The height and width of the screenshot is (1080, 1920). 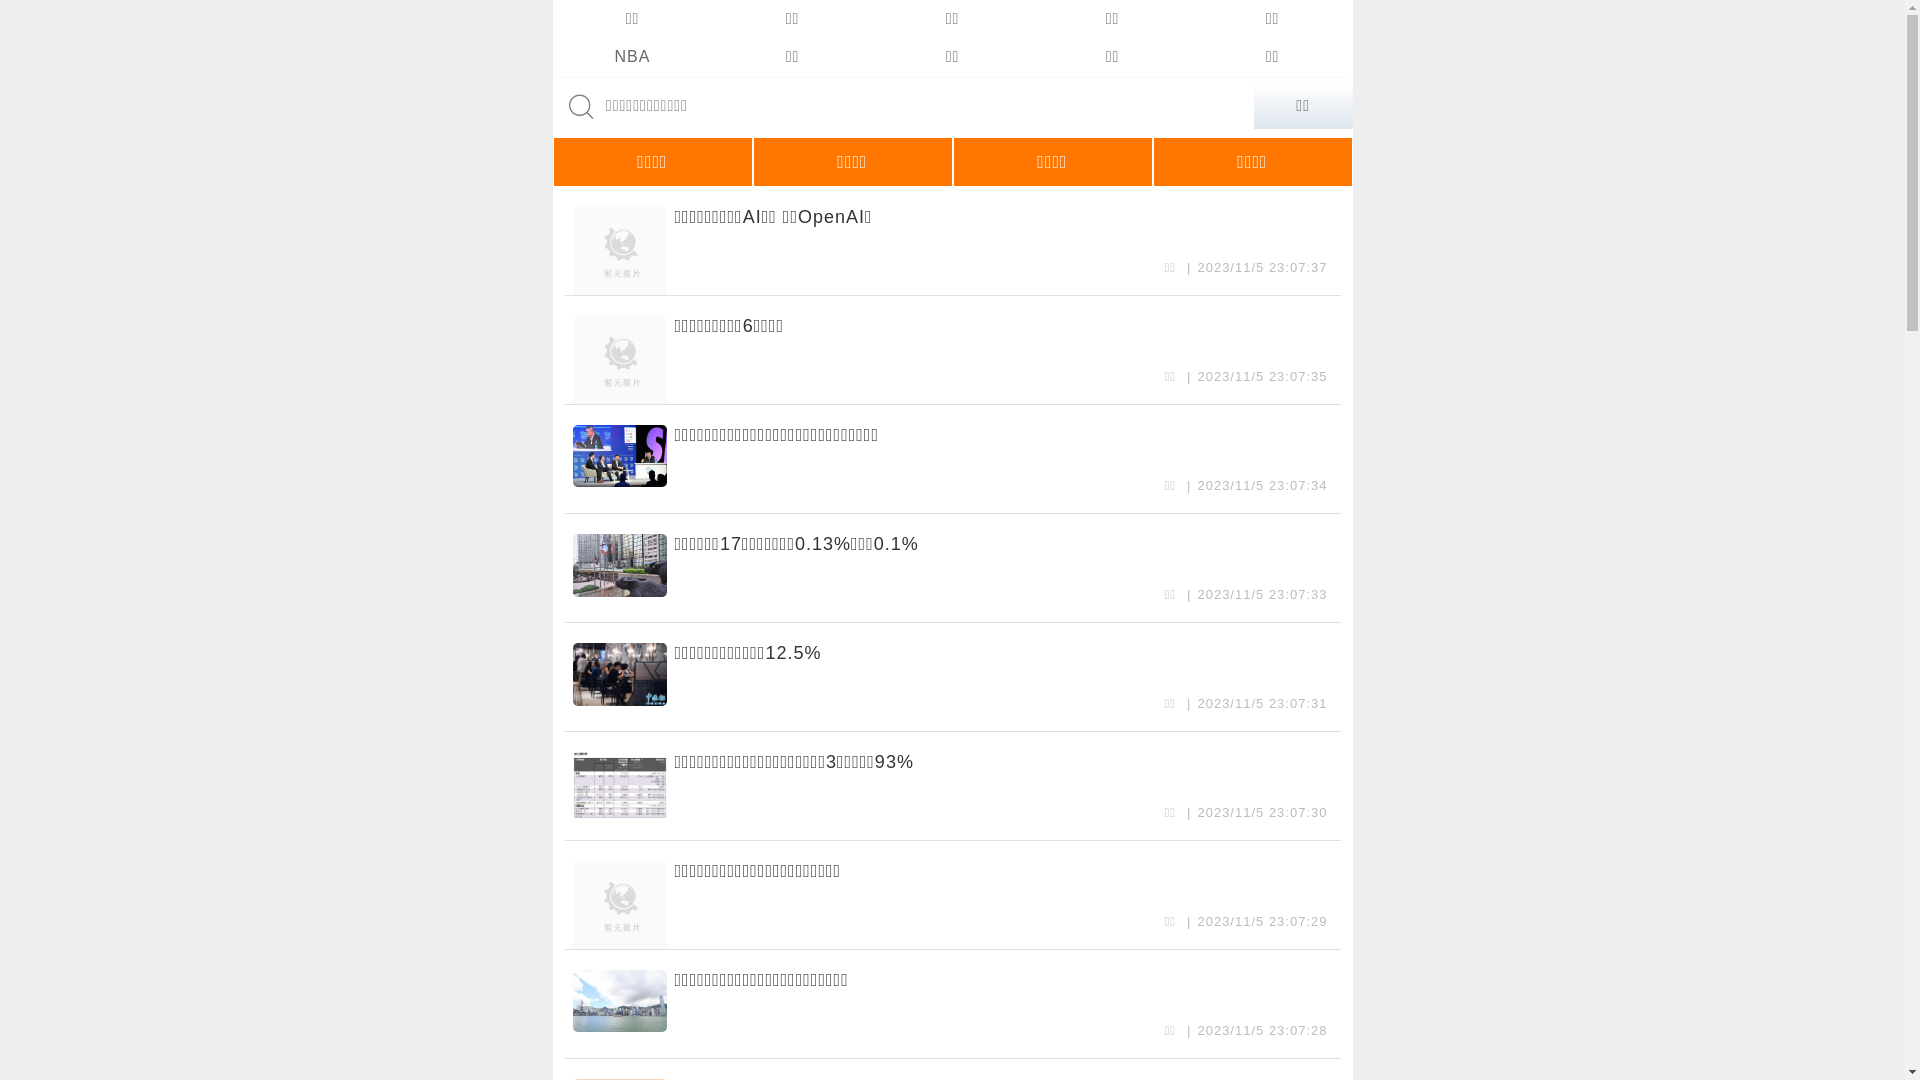 I want to click on 'NBA', so click(x=631, y=56).